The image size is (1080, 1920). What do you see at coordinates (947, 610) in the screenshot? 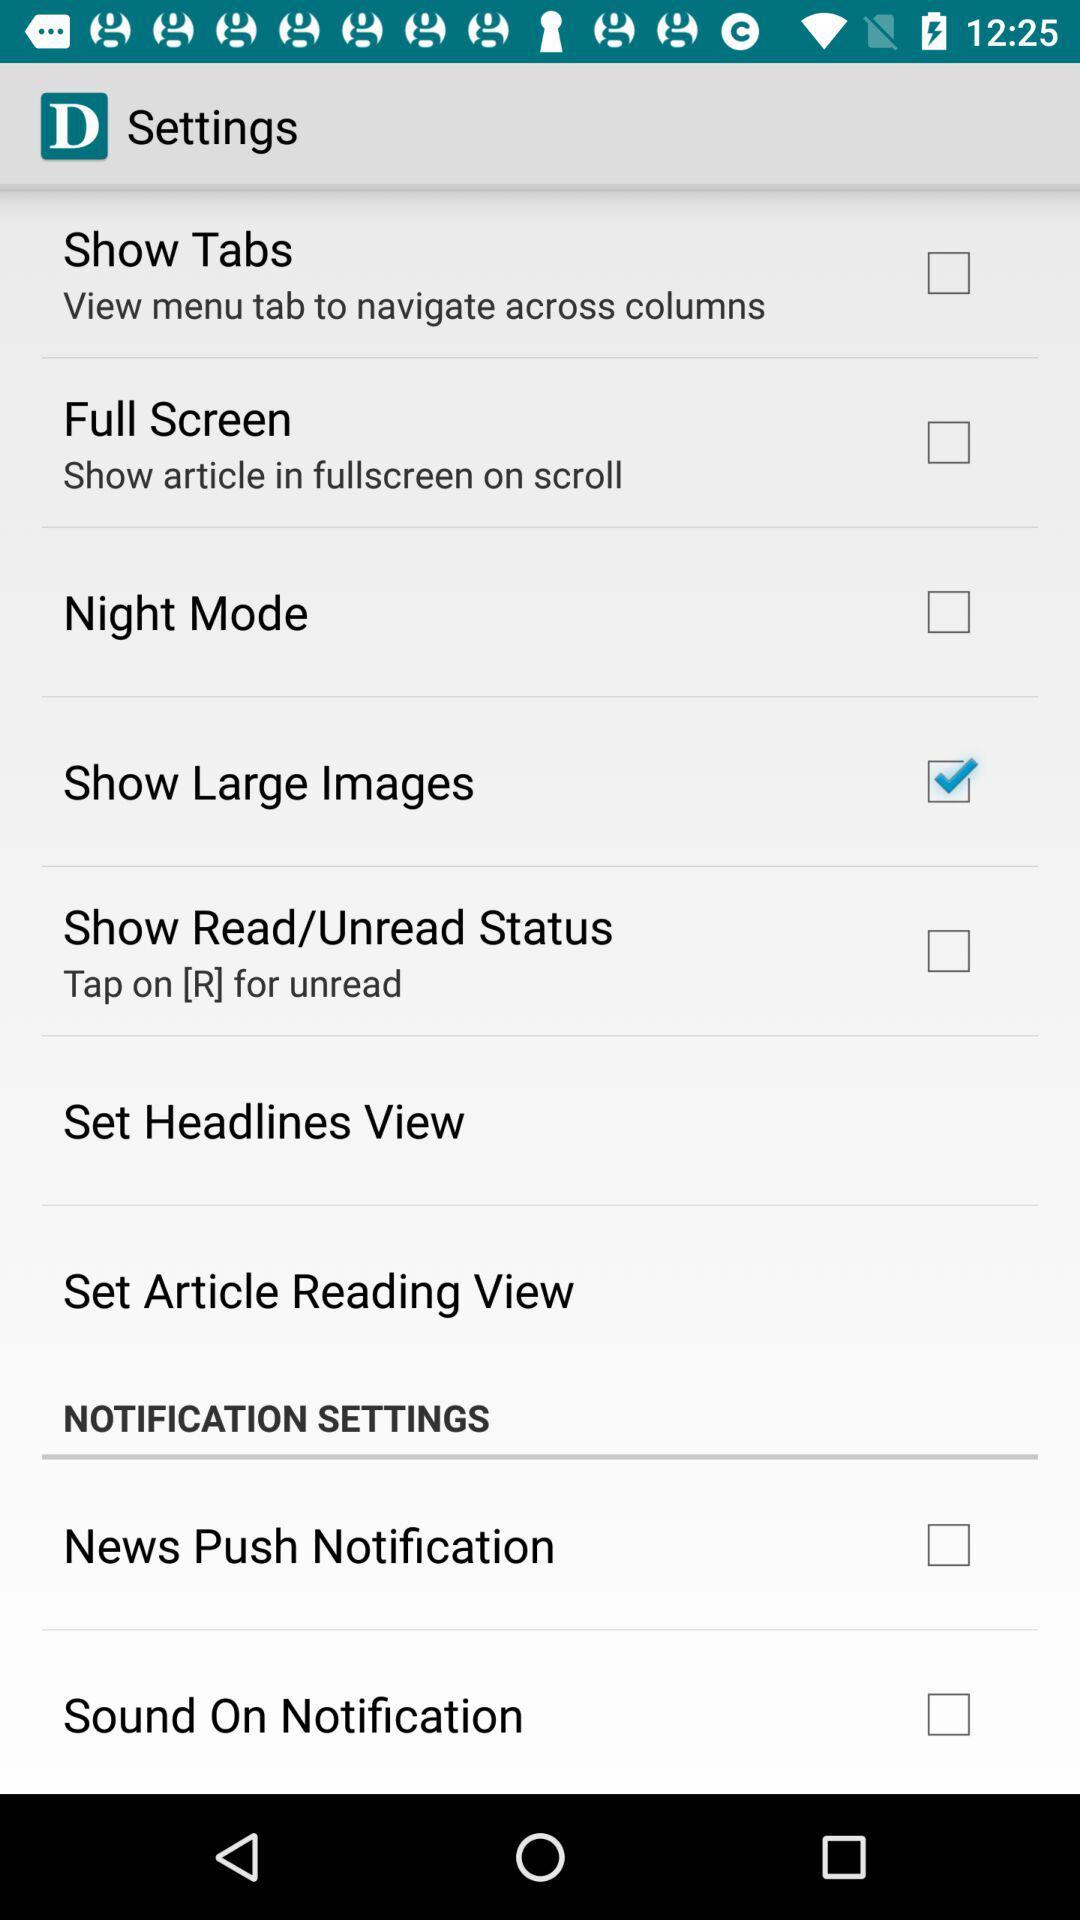
I see `the square box to the right of the text night mode` at bounding box center [947, 610].